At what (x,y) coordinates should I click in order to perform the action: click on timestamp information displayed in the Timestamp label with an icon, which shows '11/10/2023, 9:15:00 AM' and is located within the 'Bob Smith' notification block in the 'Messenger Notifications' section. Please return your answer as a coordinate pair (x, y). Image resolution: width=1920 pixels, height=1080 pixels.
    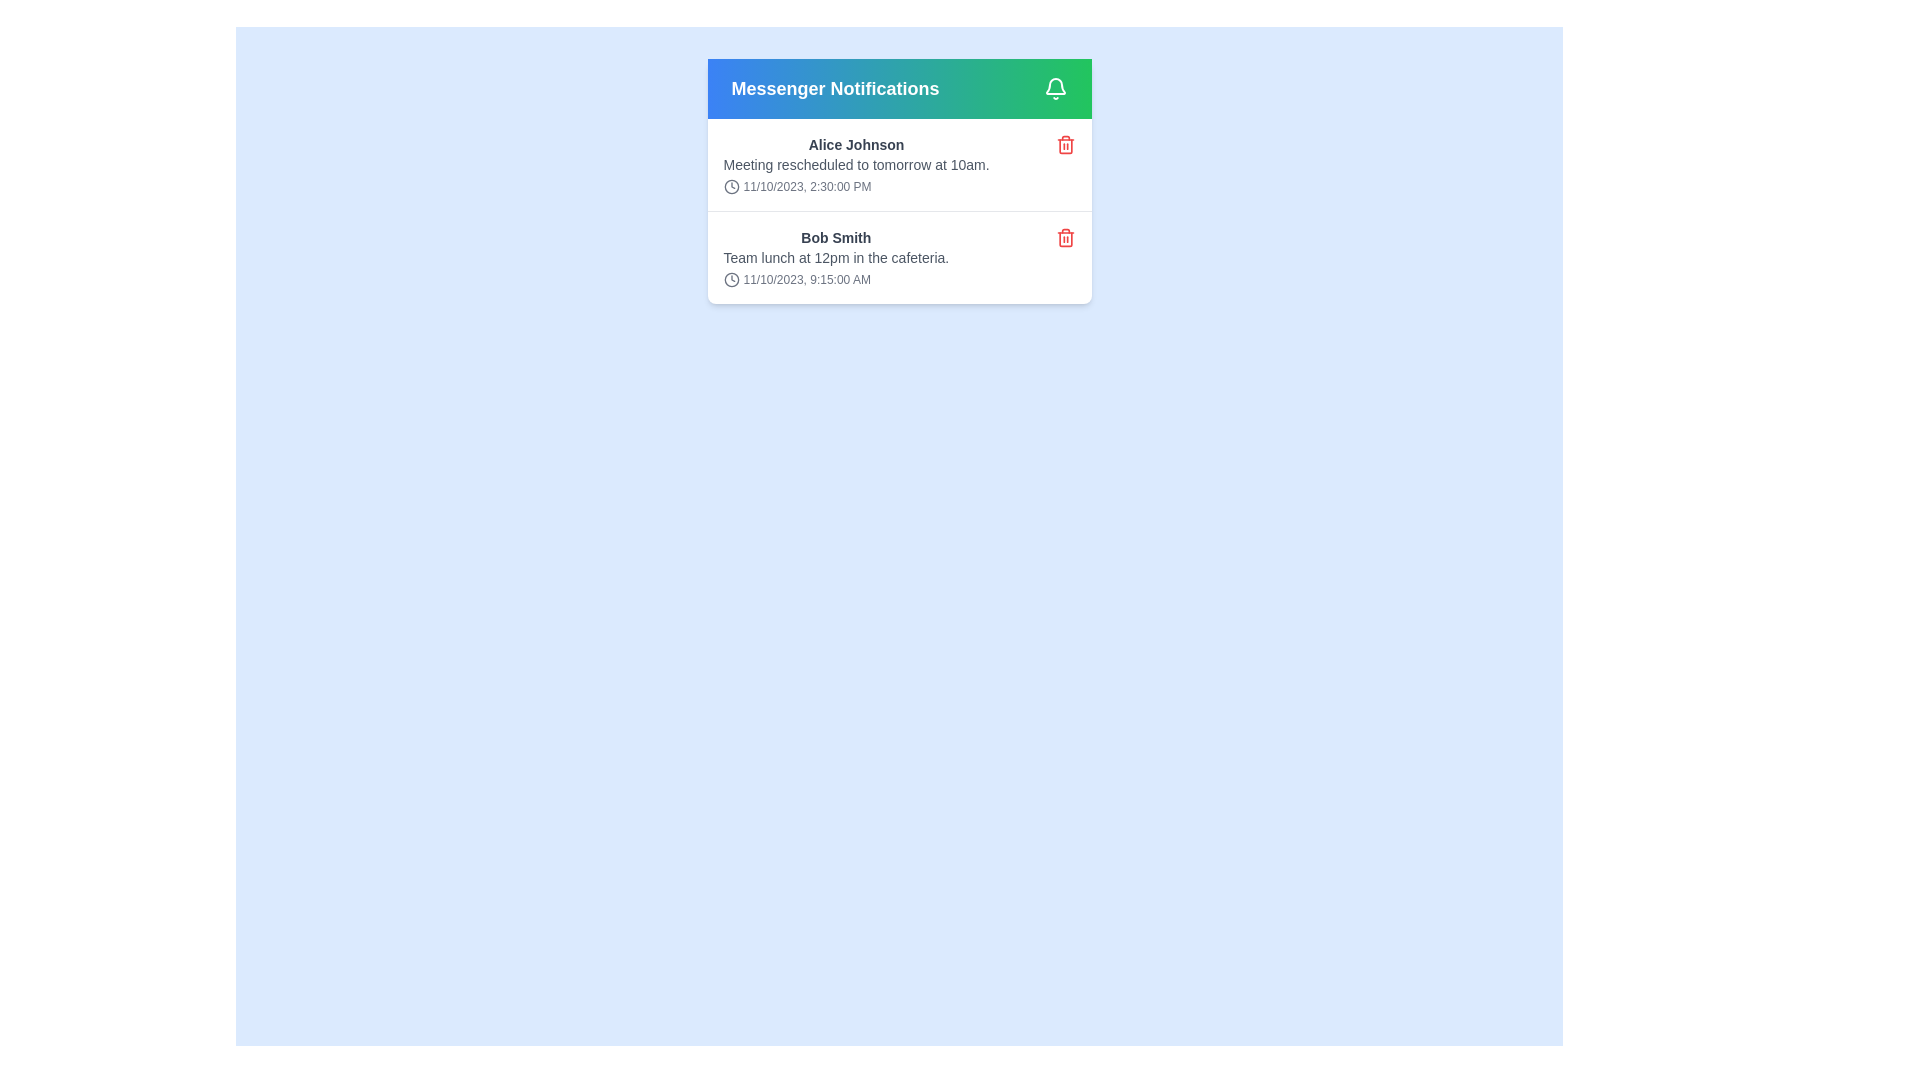
    Looking at the image, I should click on (836, 280).